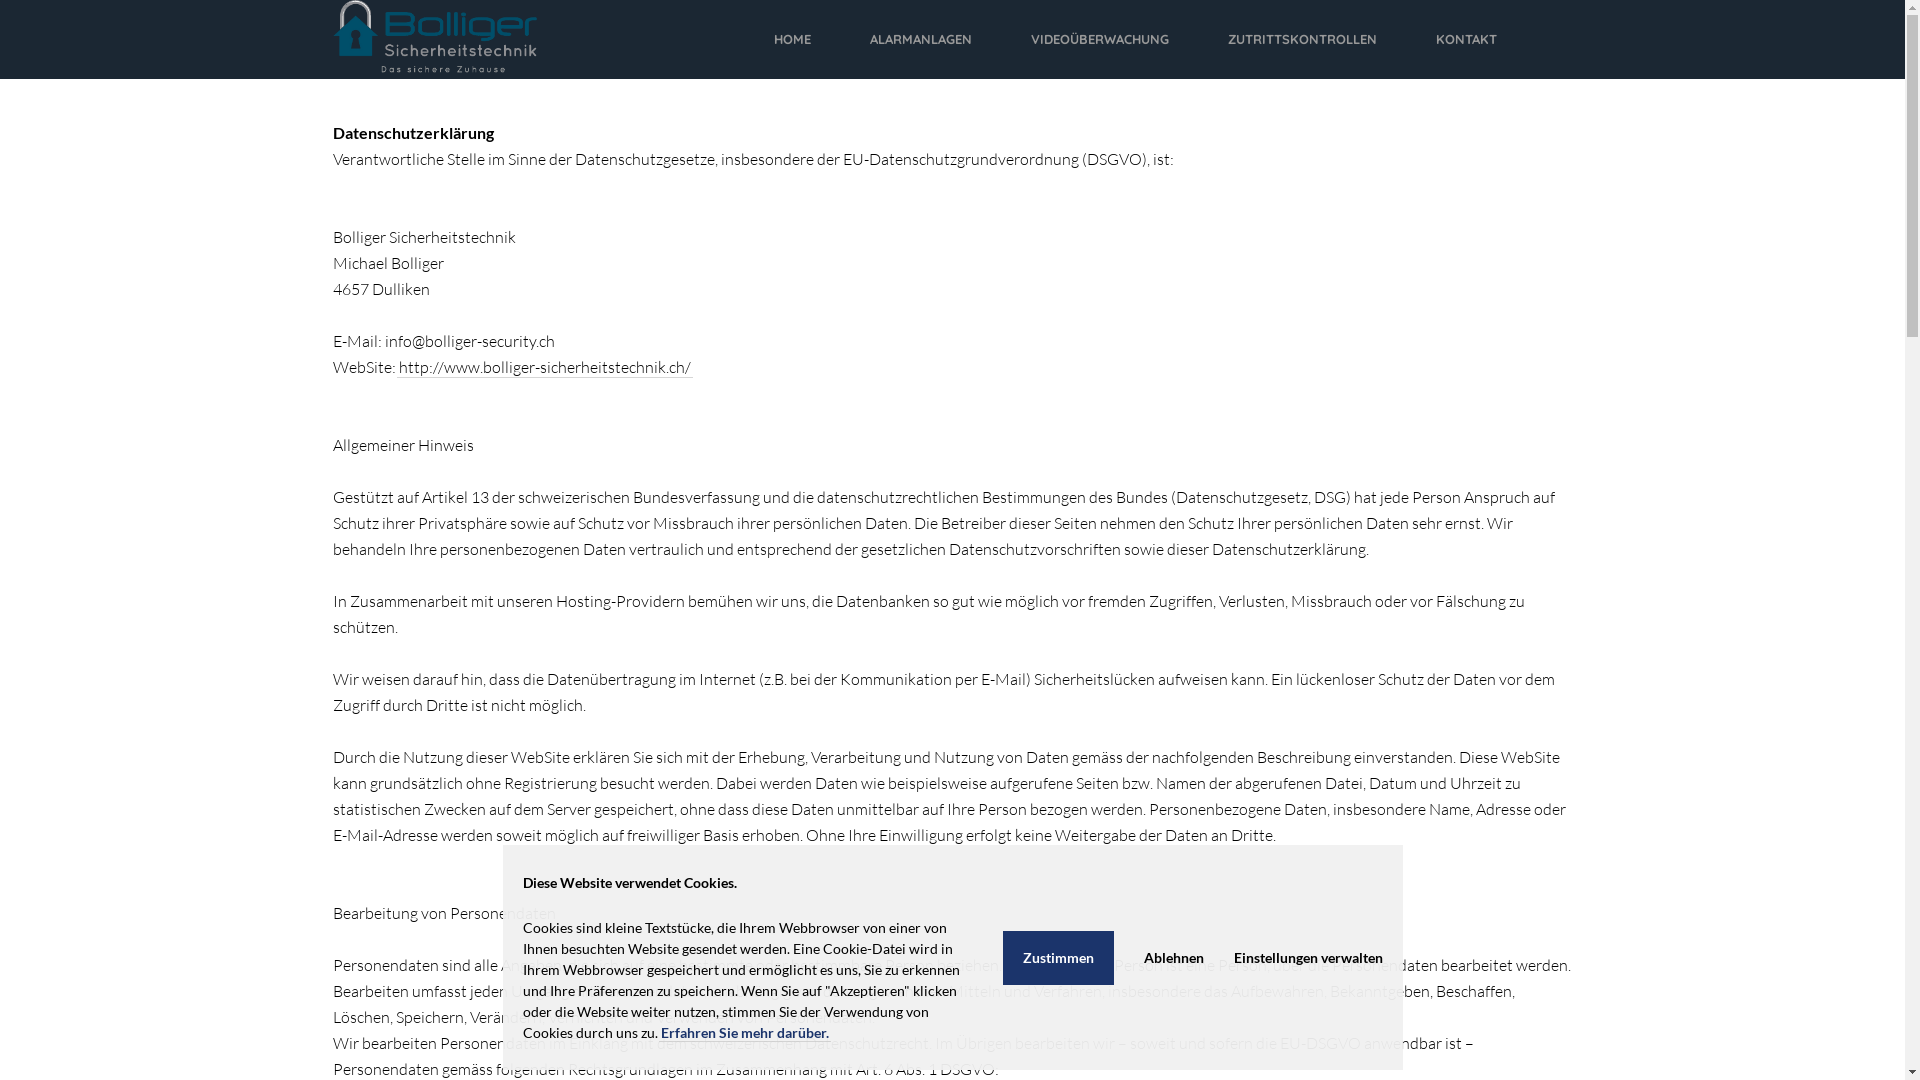  What do you see at coordinates (1174, 955) in the screenshot?
I see `'Ablehnen'` at bounding box center [1174, 955].